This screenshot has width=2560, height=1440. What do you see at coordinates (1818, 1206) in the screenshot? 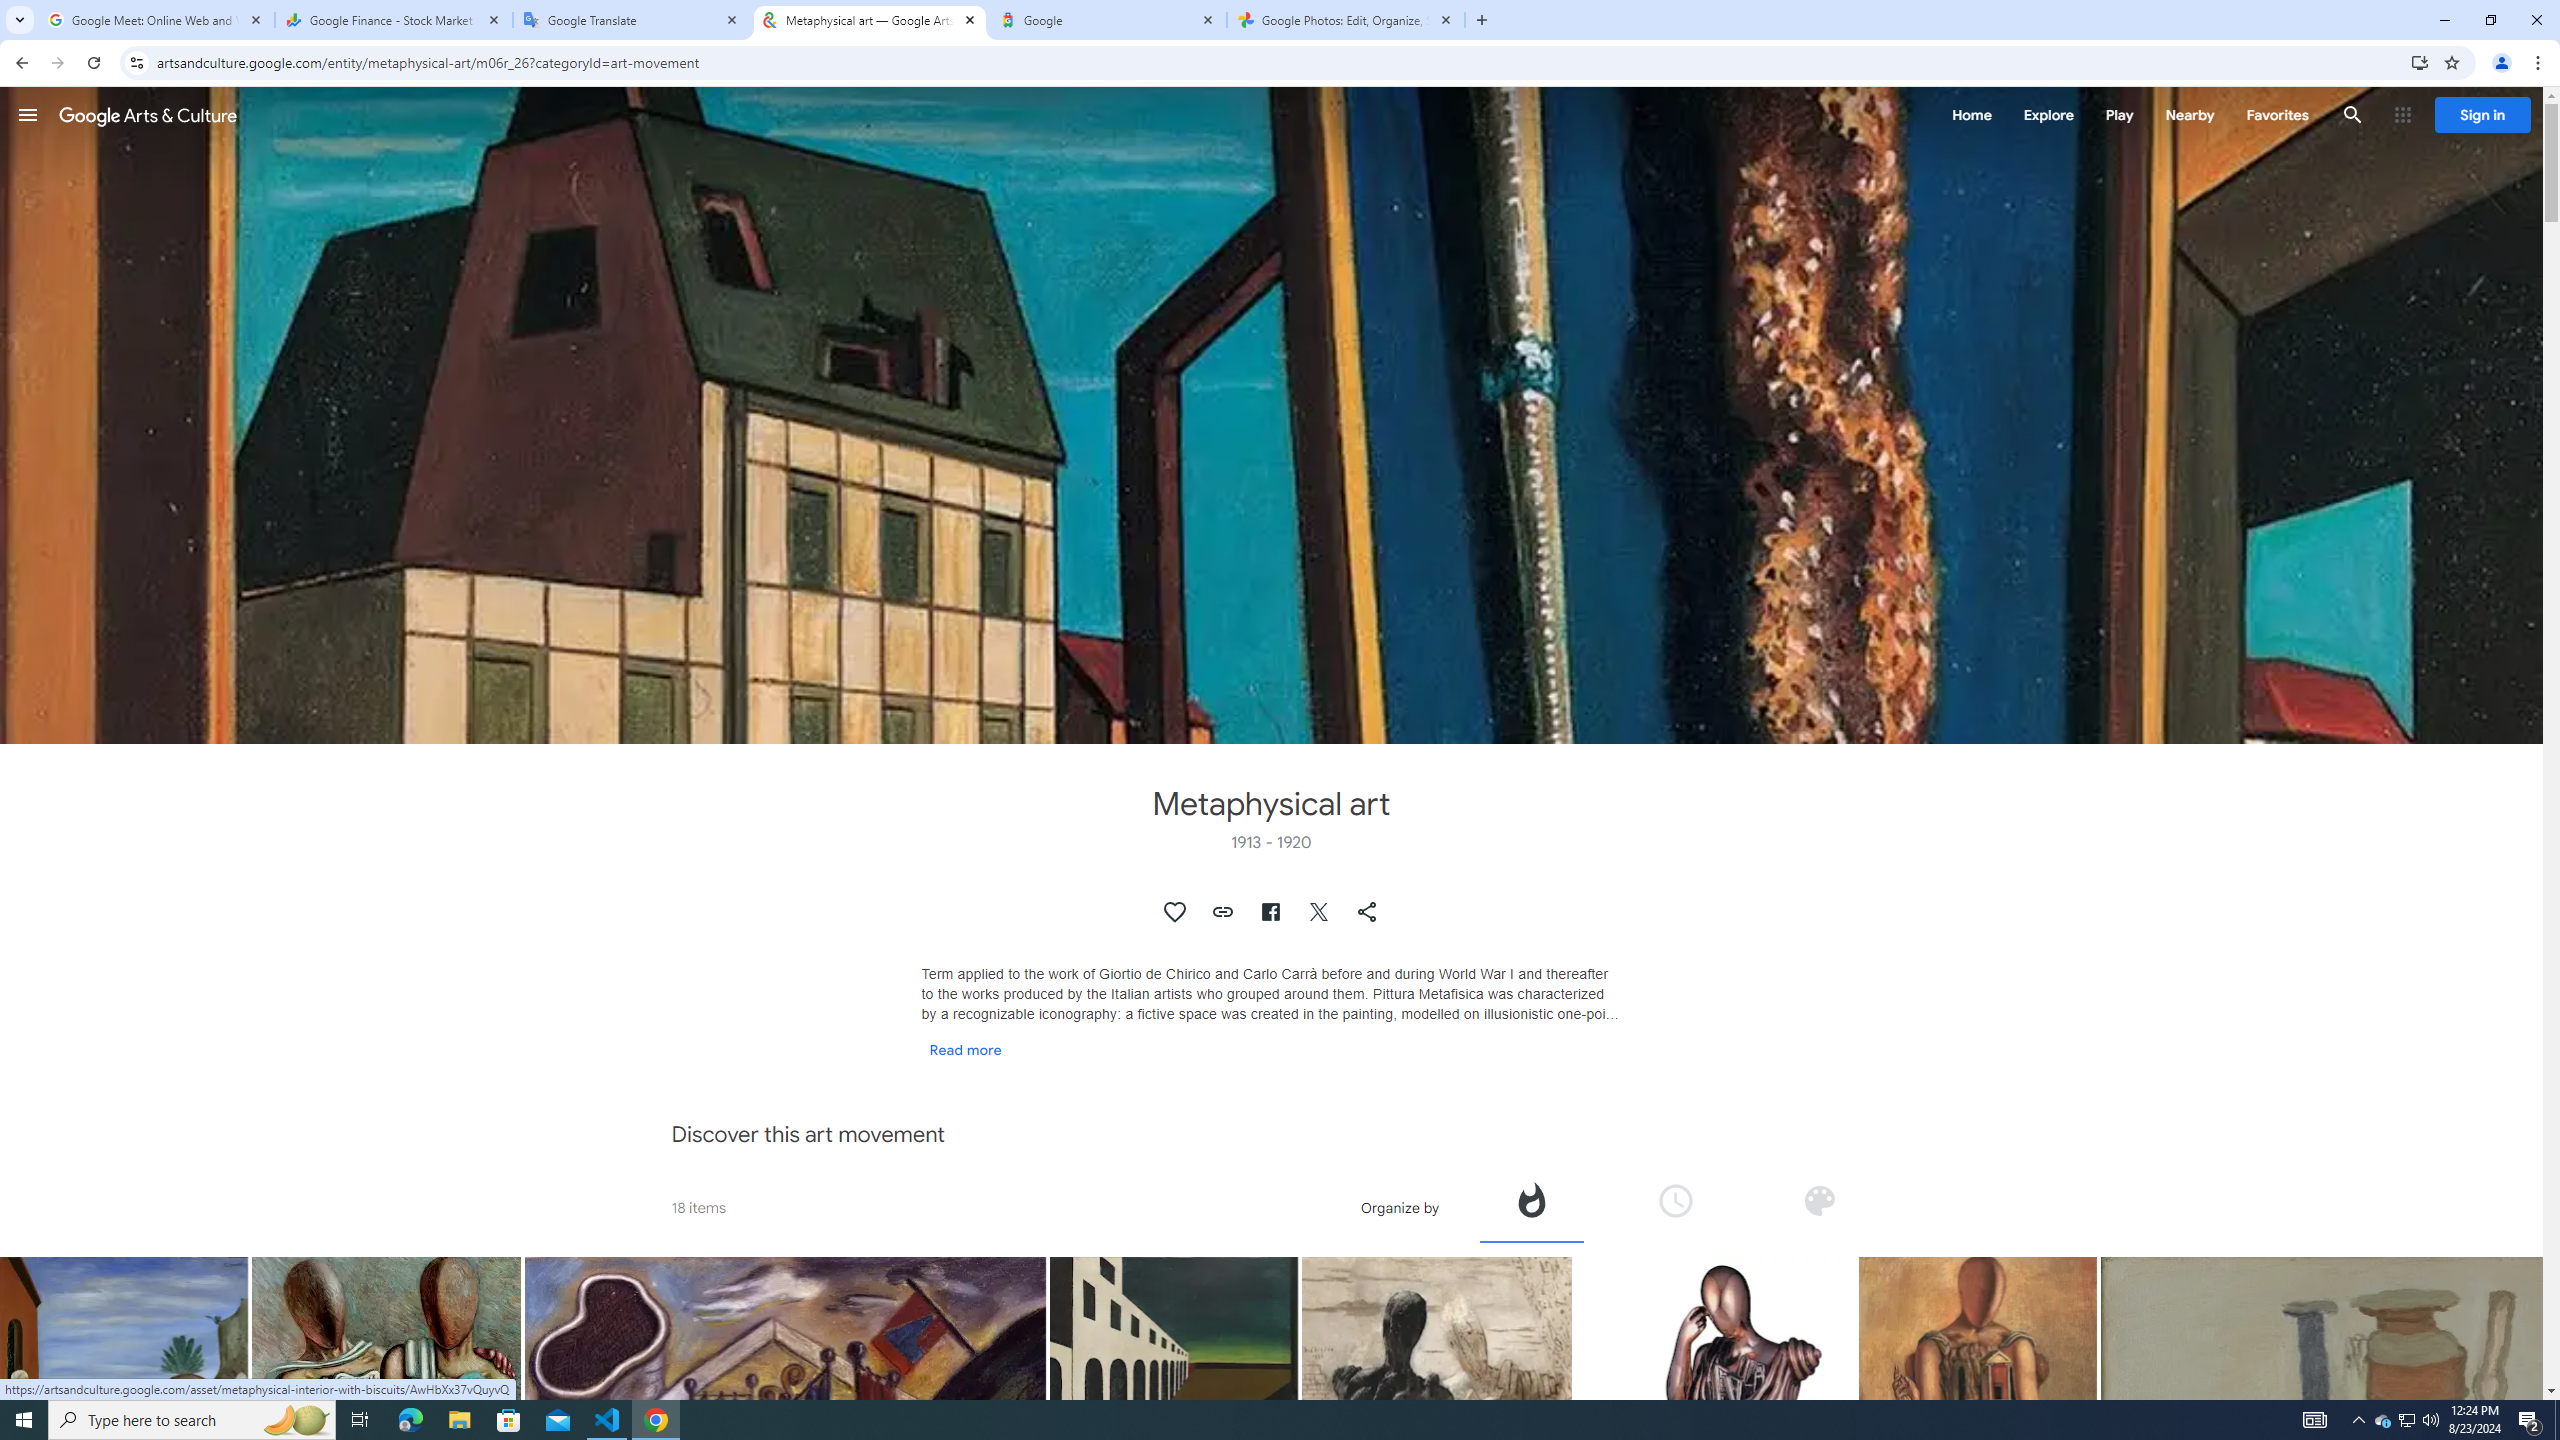
I see `'Organize by color'` at bounding box center [1818, 1206].